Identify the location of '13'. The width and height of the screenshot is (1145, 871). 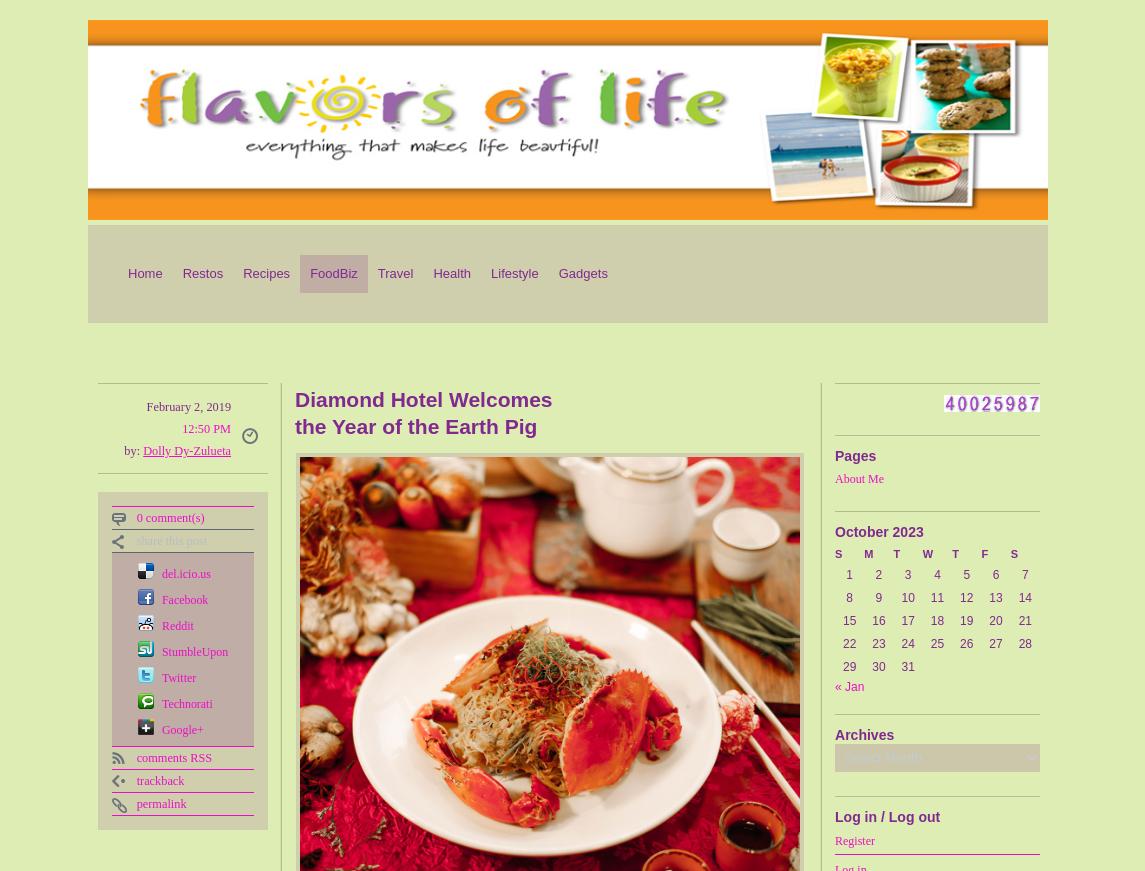
(994, 597).